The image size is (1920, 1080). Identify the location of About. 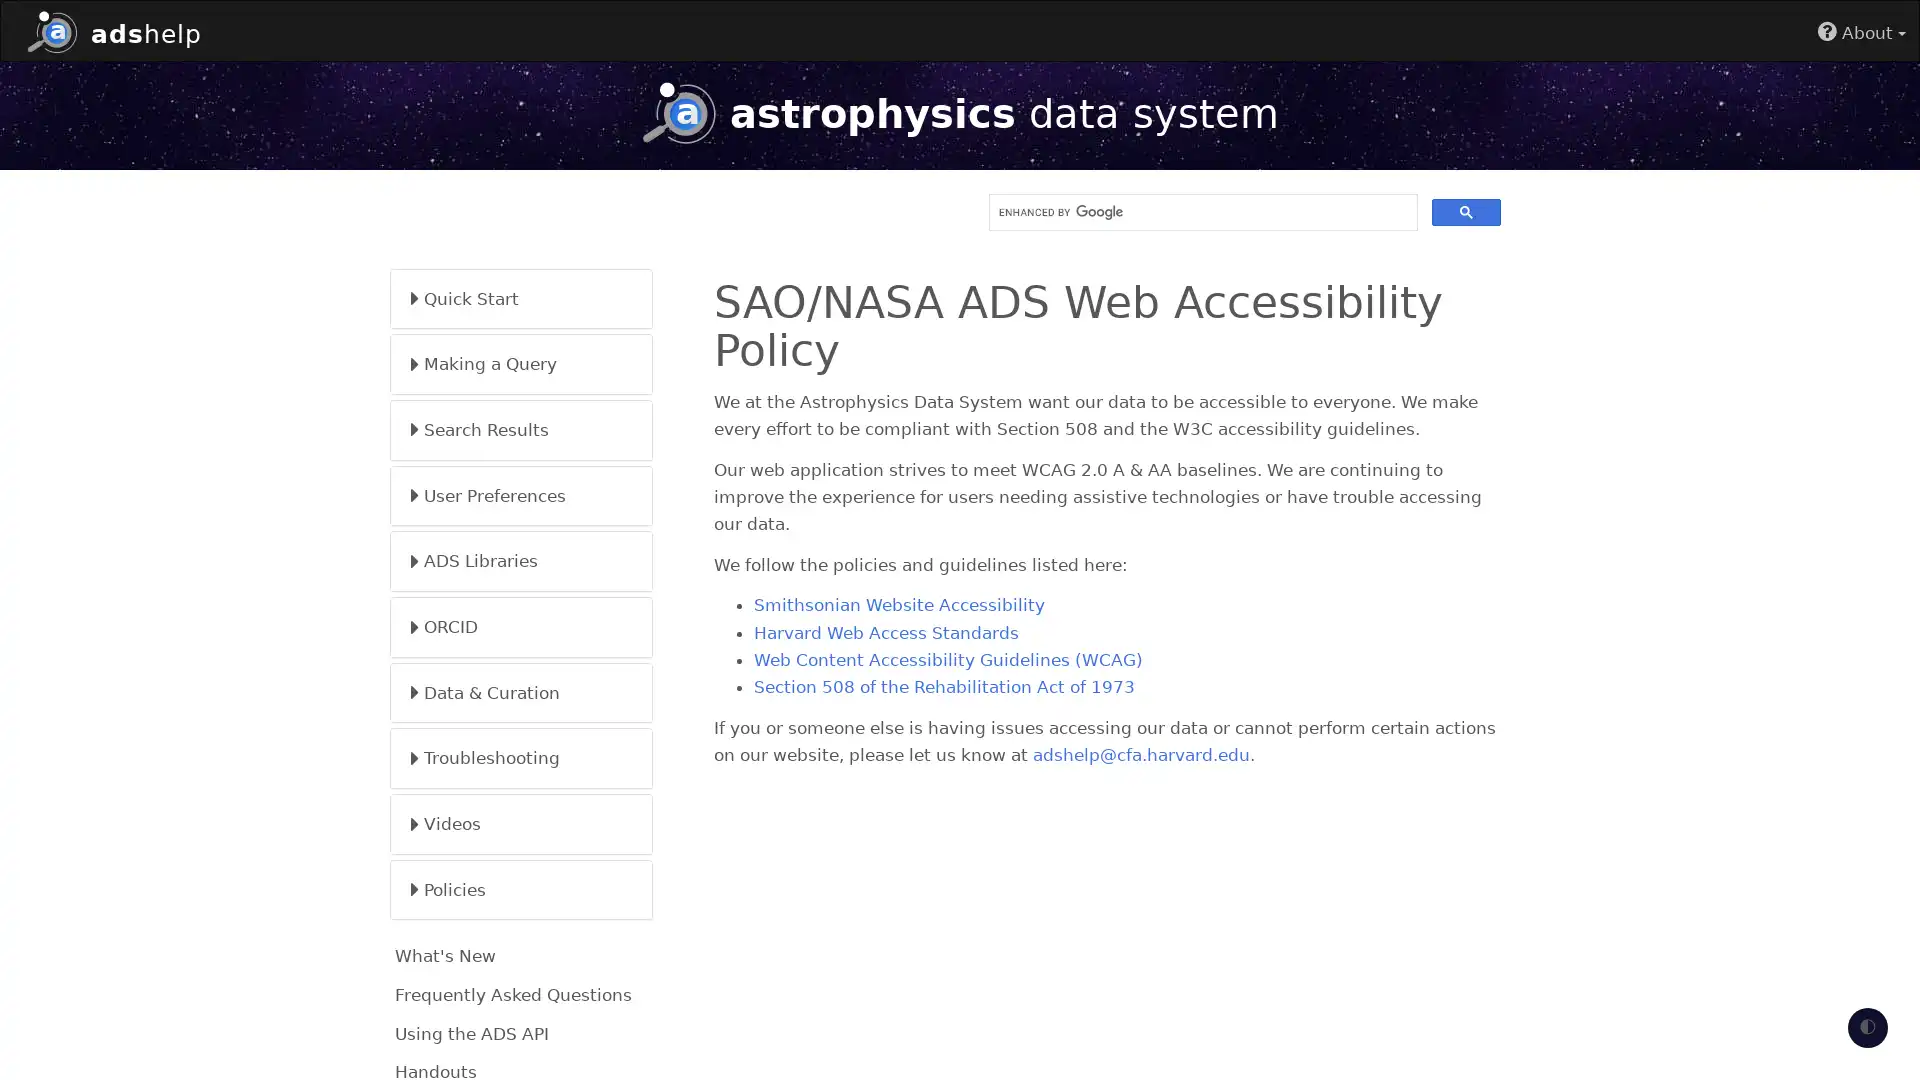
(1861, 33).